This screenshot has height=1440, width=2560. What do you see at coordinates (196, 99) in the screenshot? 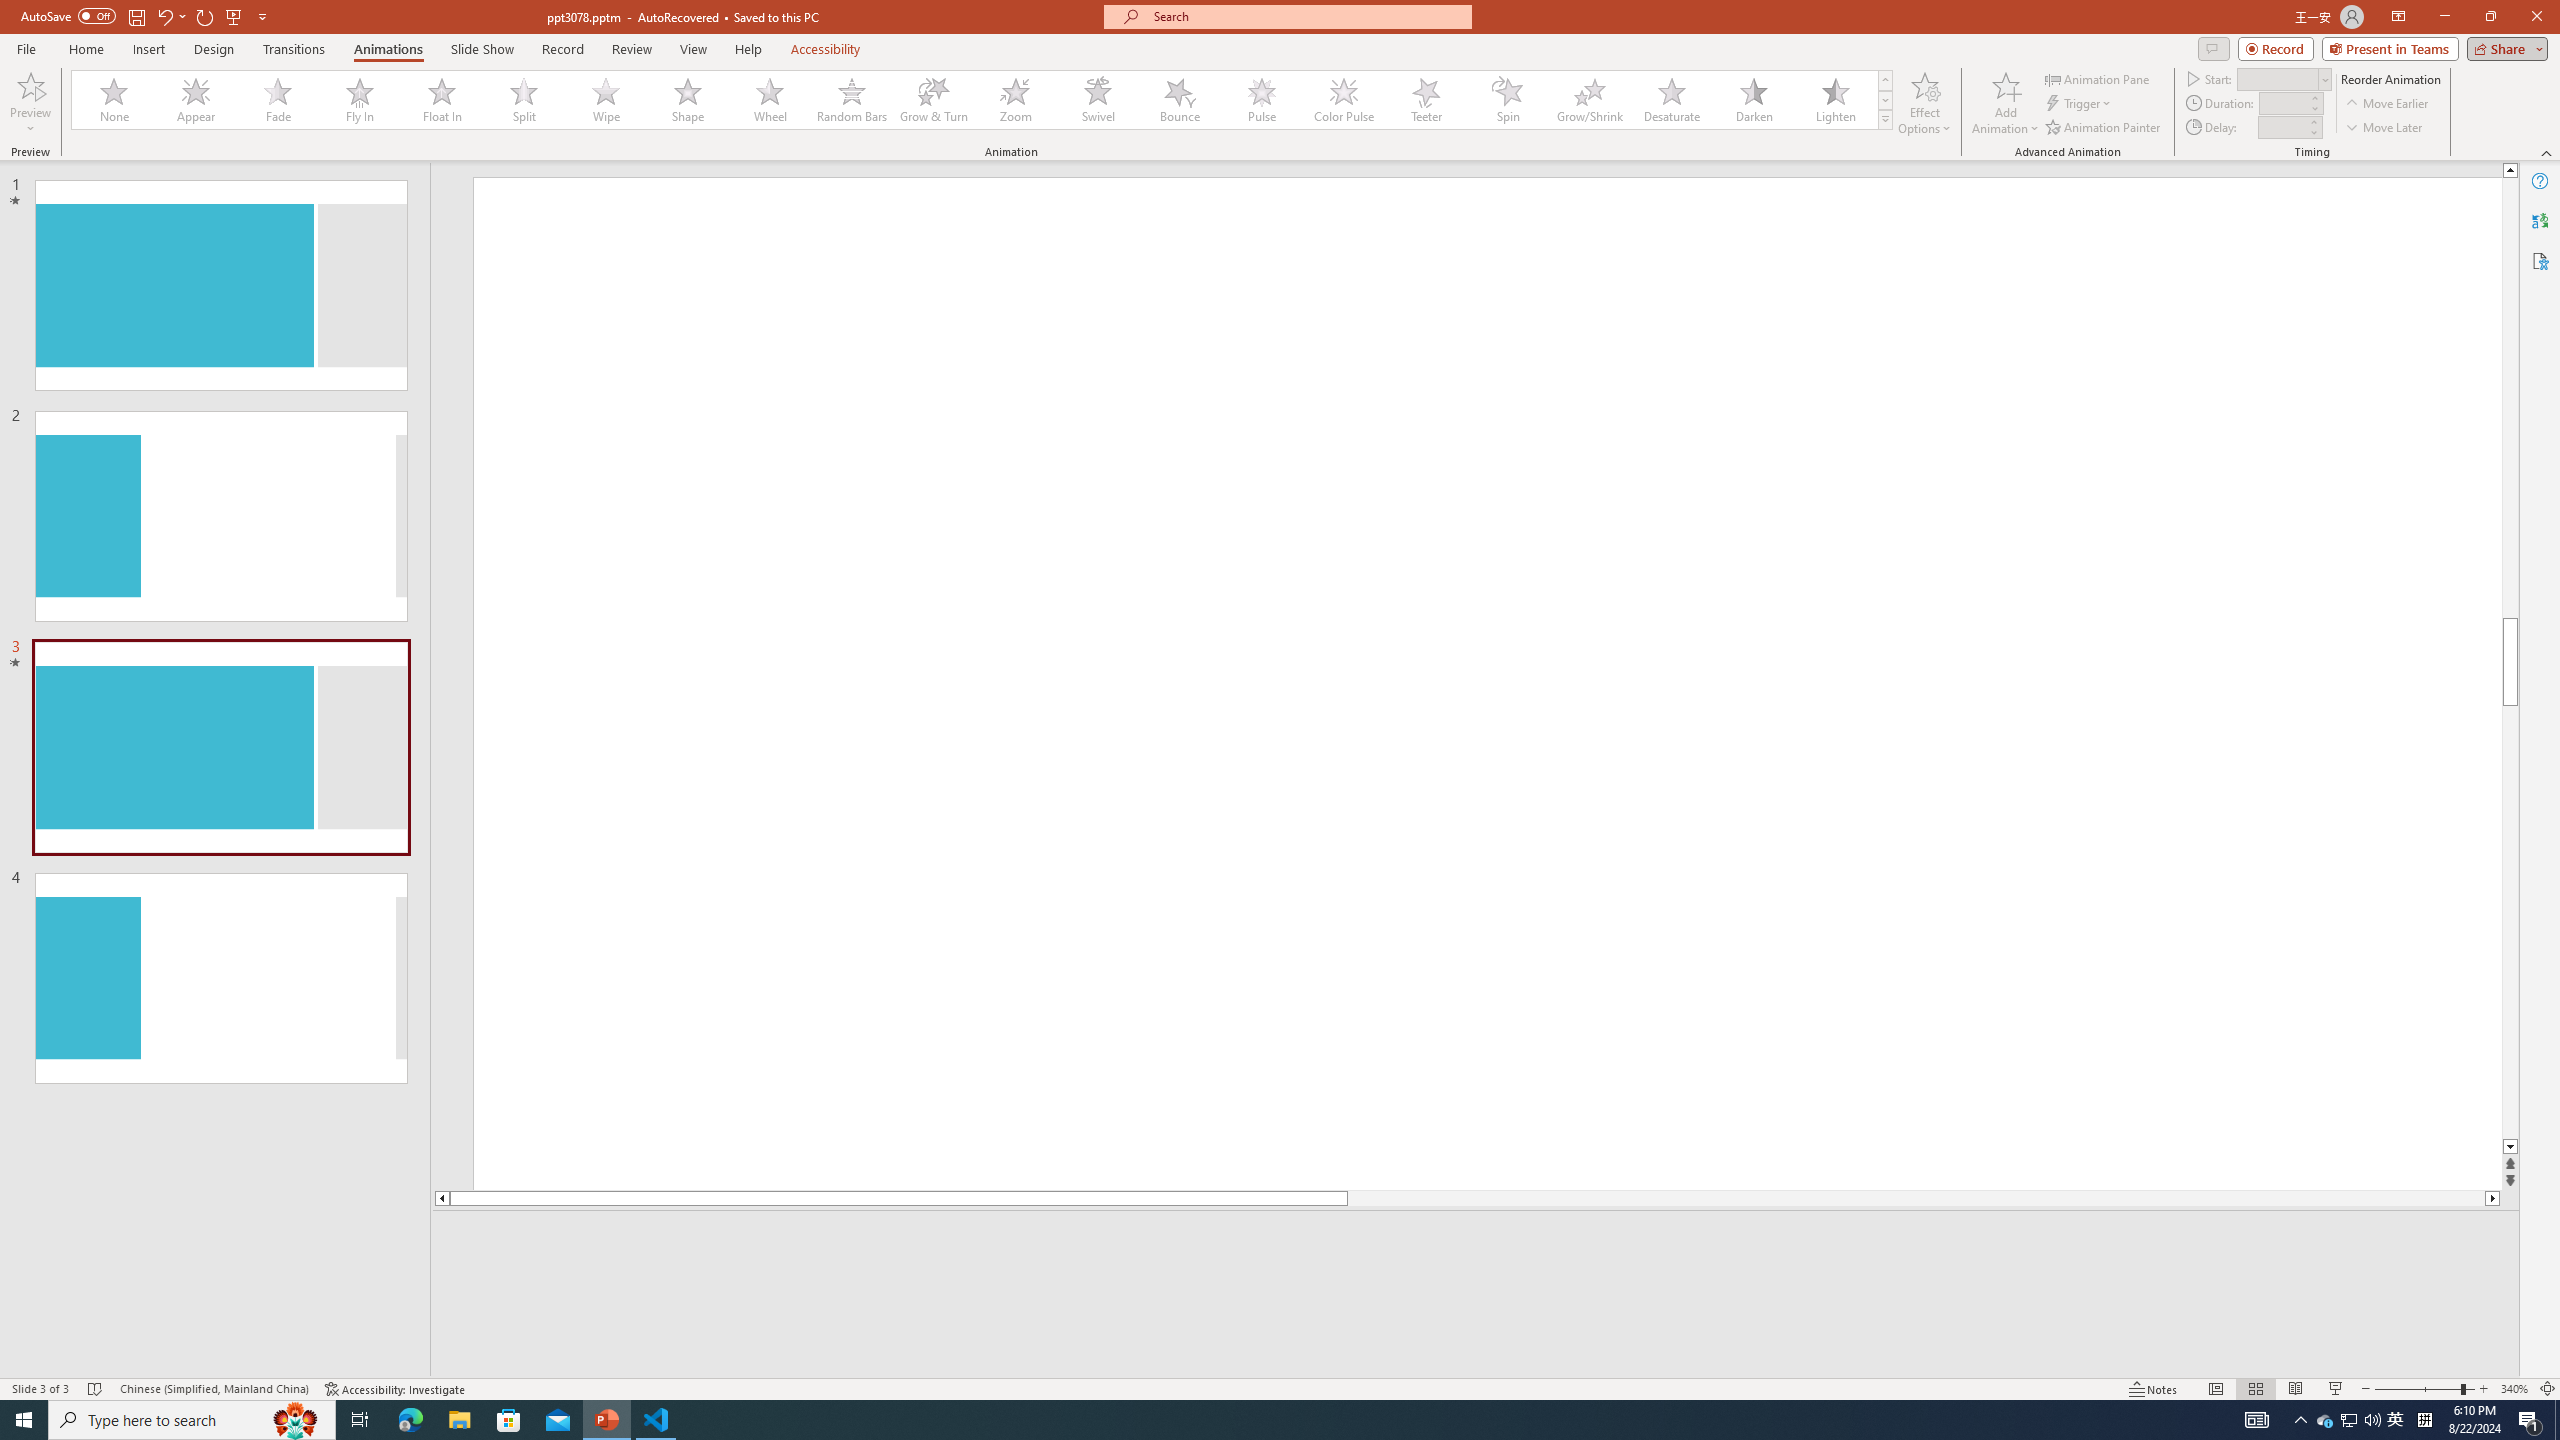
I see `'Appear'` at bounding box center [196, 99].